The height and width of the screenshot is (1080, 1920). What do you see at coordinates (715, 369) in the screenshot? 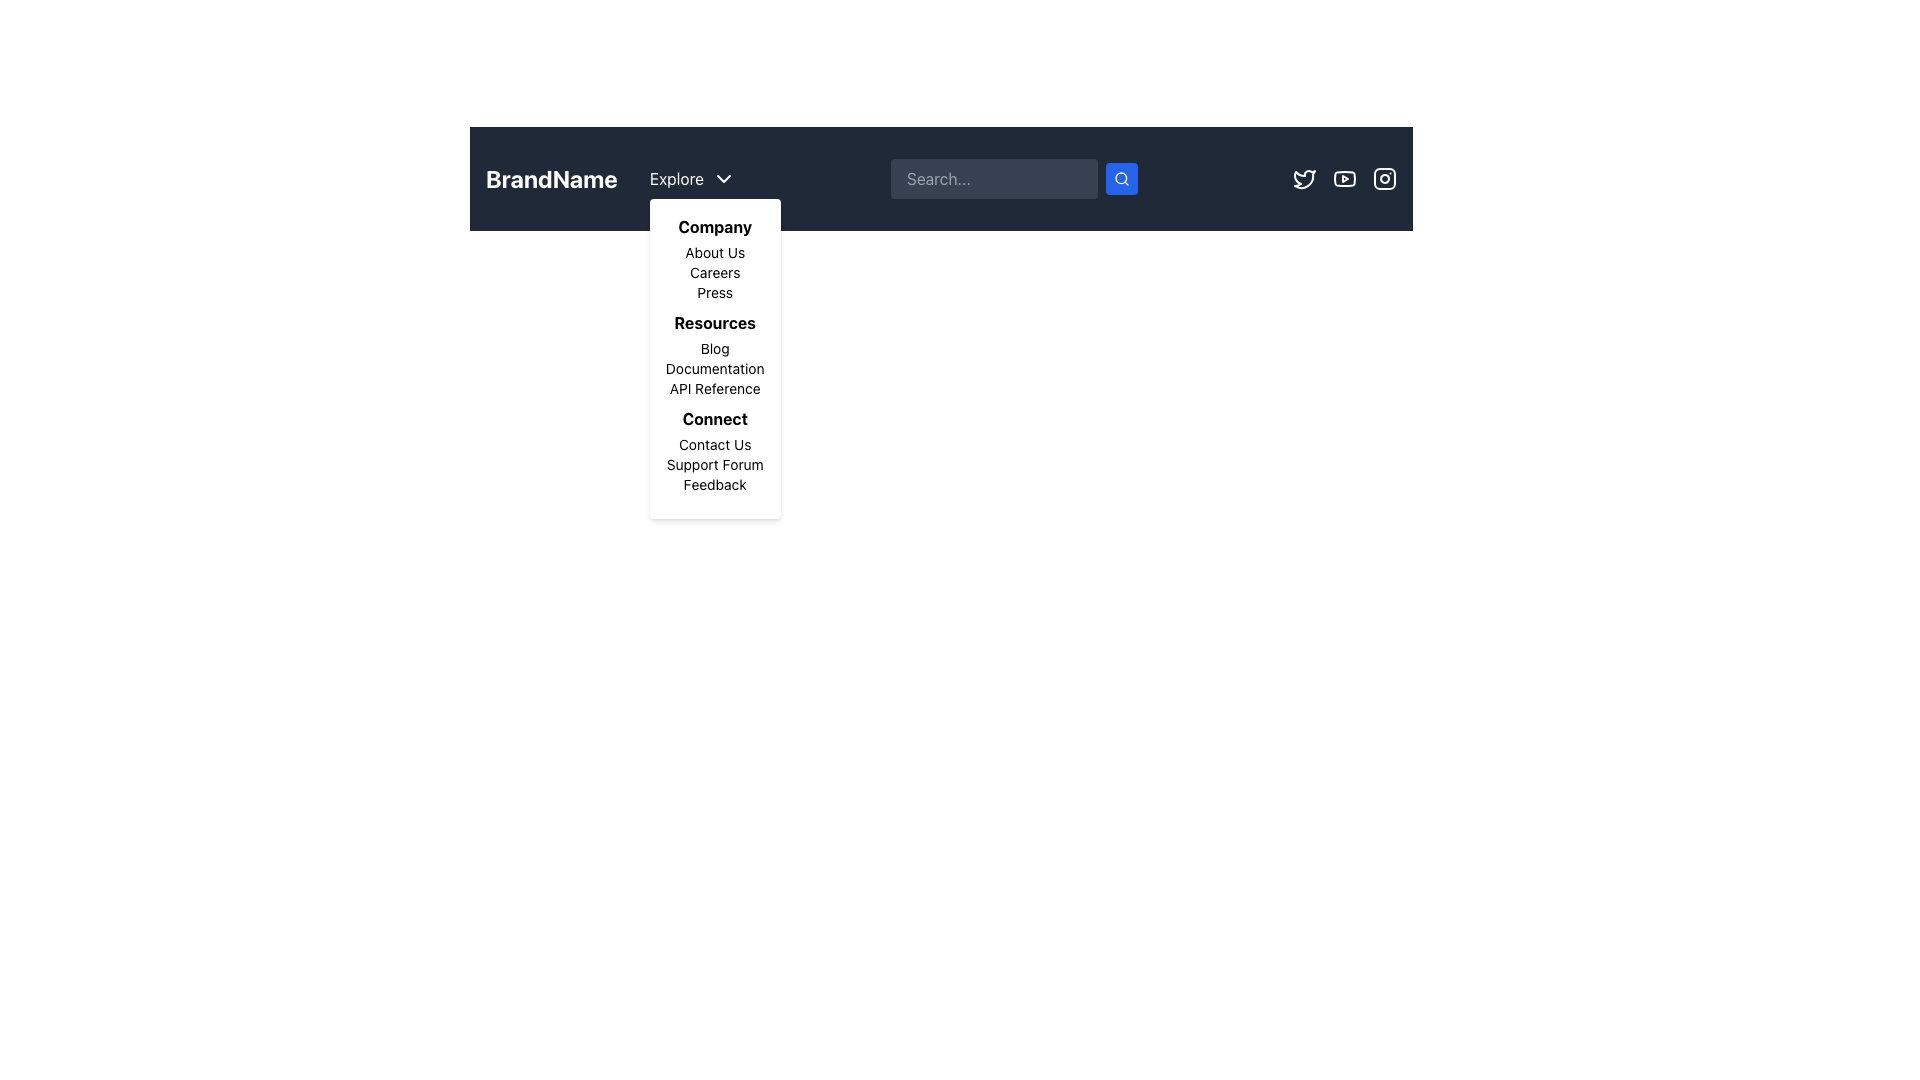
I see `the hyperlink for documentation located as the second item under 'Resources' in the dropdown menu, positioned between 'Blog' and 'API Reference'` at bounding box center [715, 369].